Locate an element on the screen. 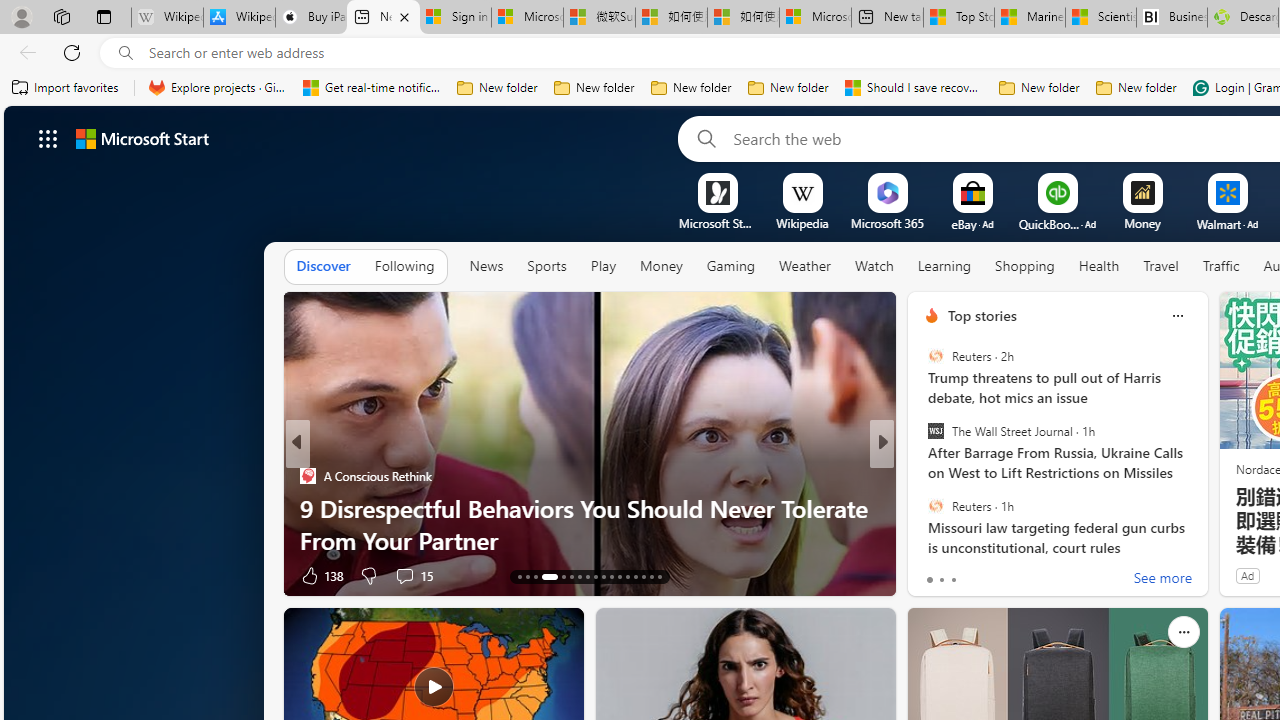 This screenshot has width=1280, height=720. 'Tasting Table' is located at coordinates (922, 475).